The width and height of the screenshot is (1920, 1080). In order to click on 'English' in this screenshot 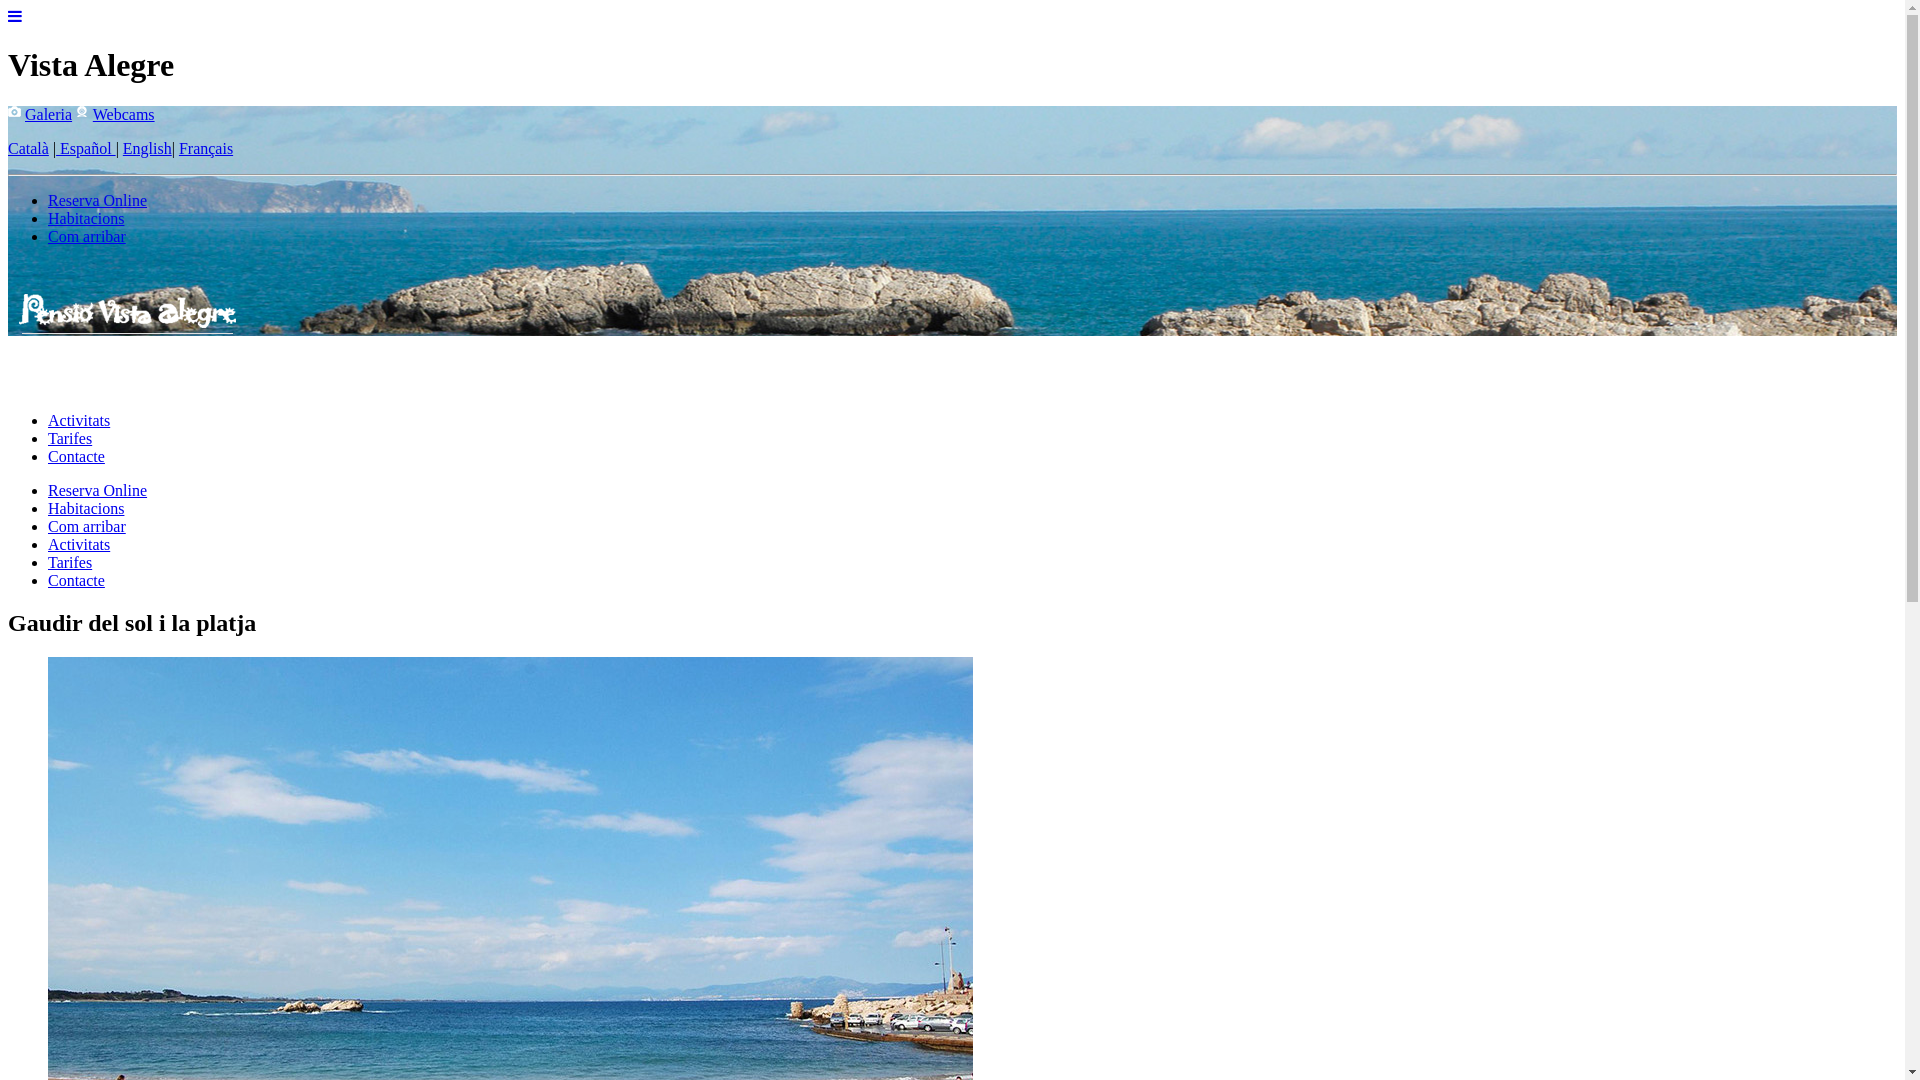, I will do `click(122, 147)`.